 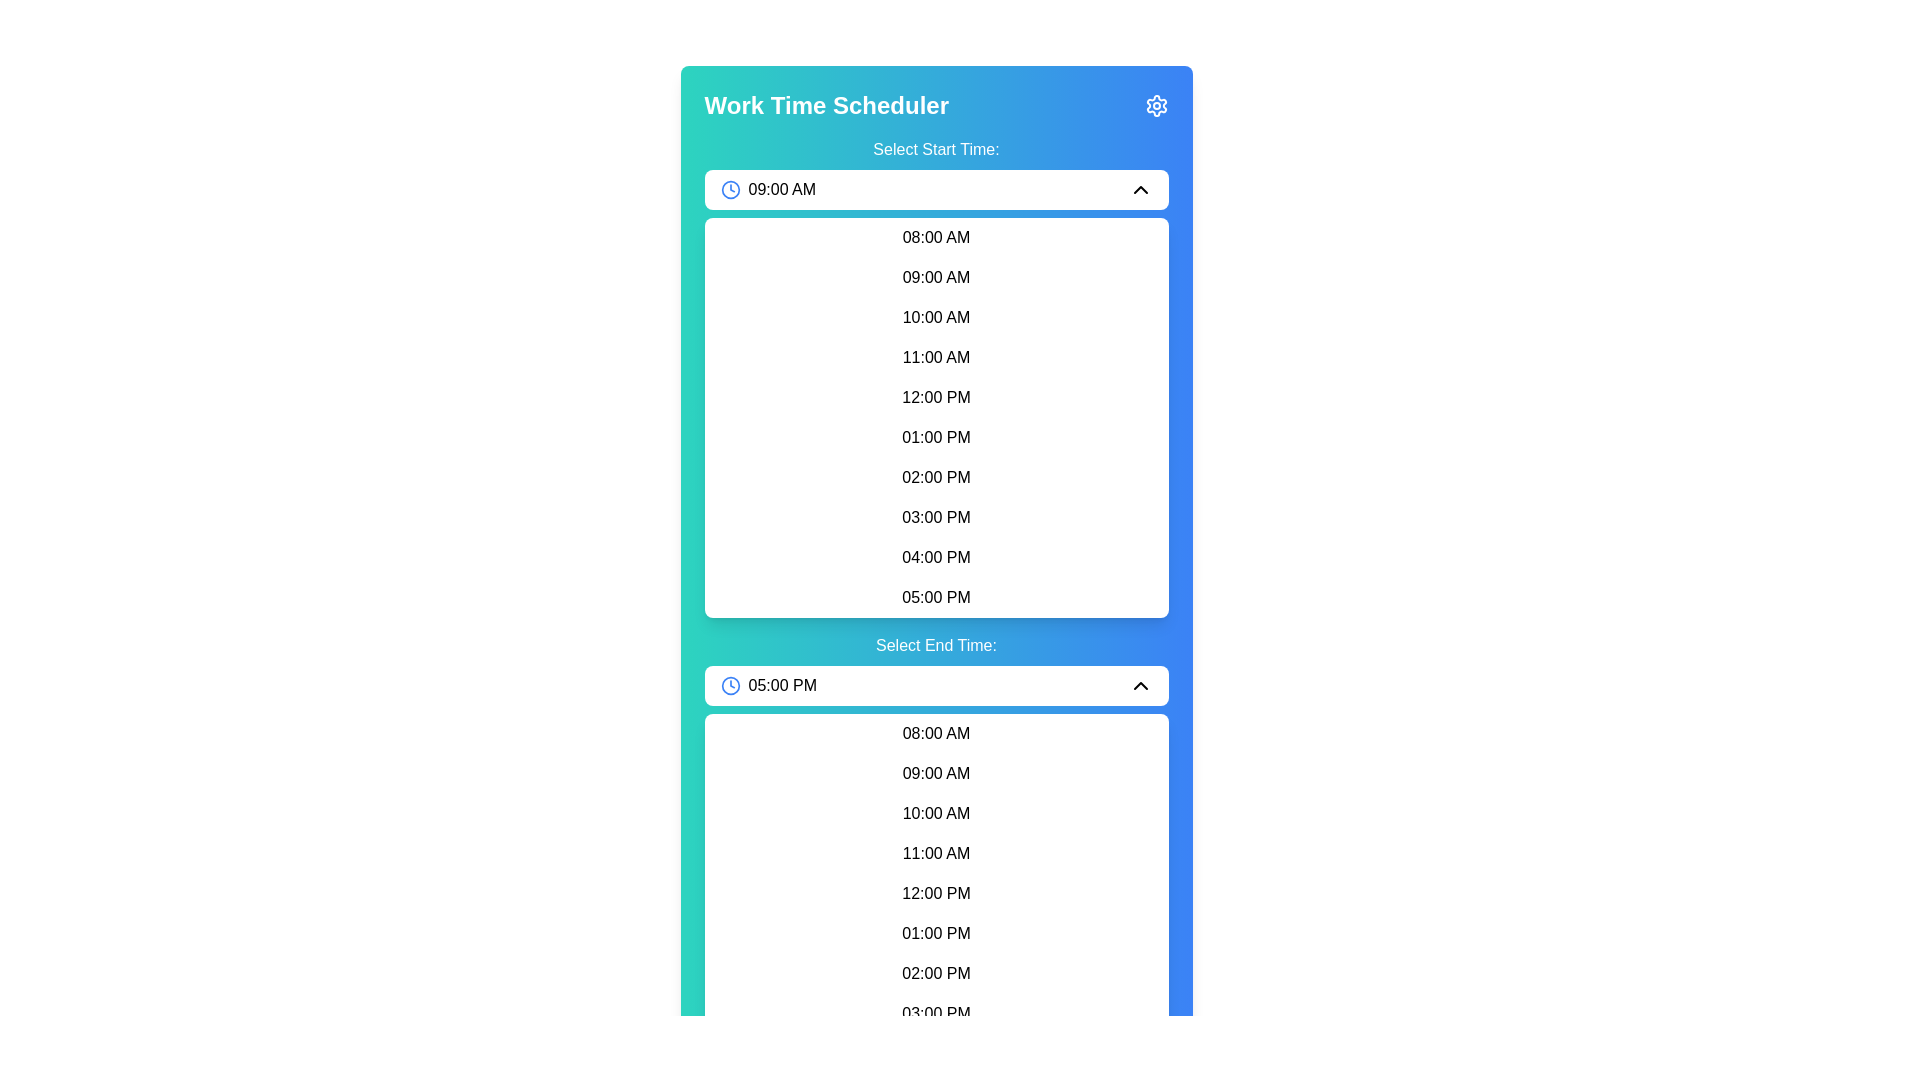 I want to click on the time option displayed as '05:00 PM' in bold black text, which is the last item in the vertical list of time slots under the section titled 'Select Start Time', so click(x=935, y=596).